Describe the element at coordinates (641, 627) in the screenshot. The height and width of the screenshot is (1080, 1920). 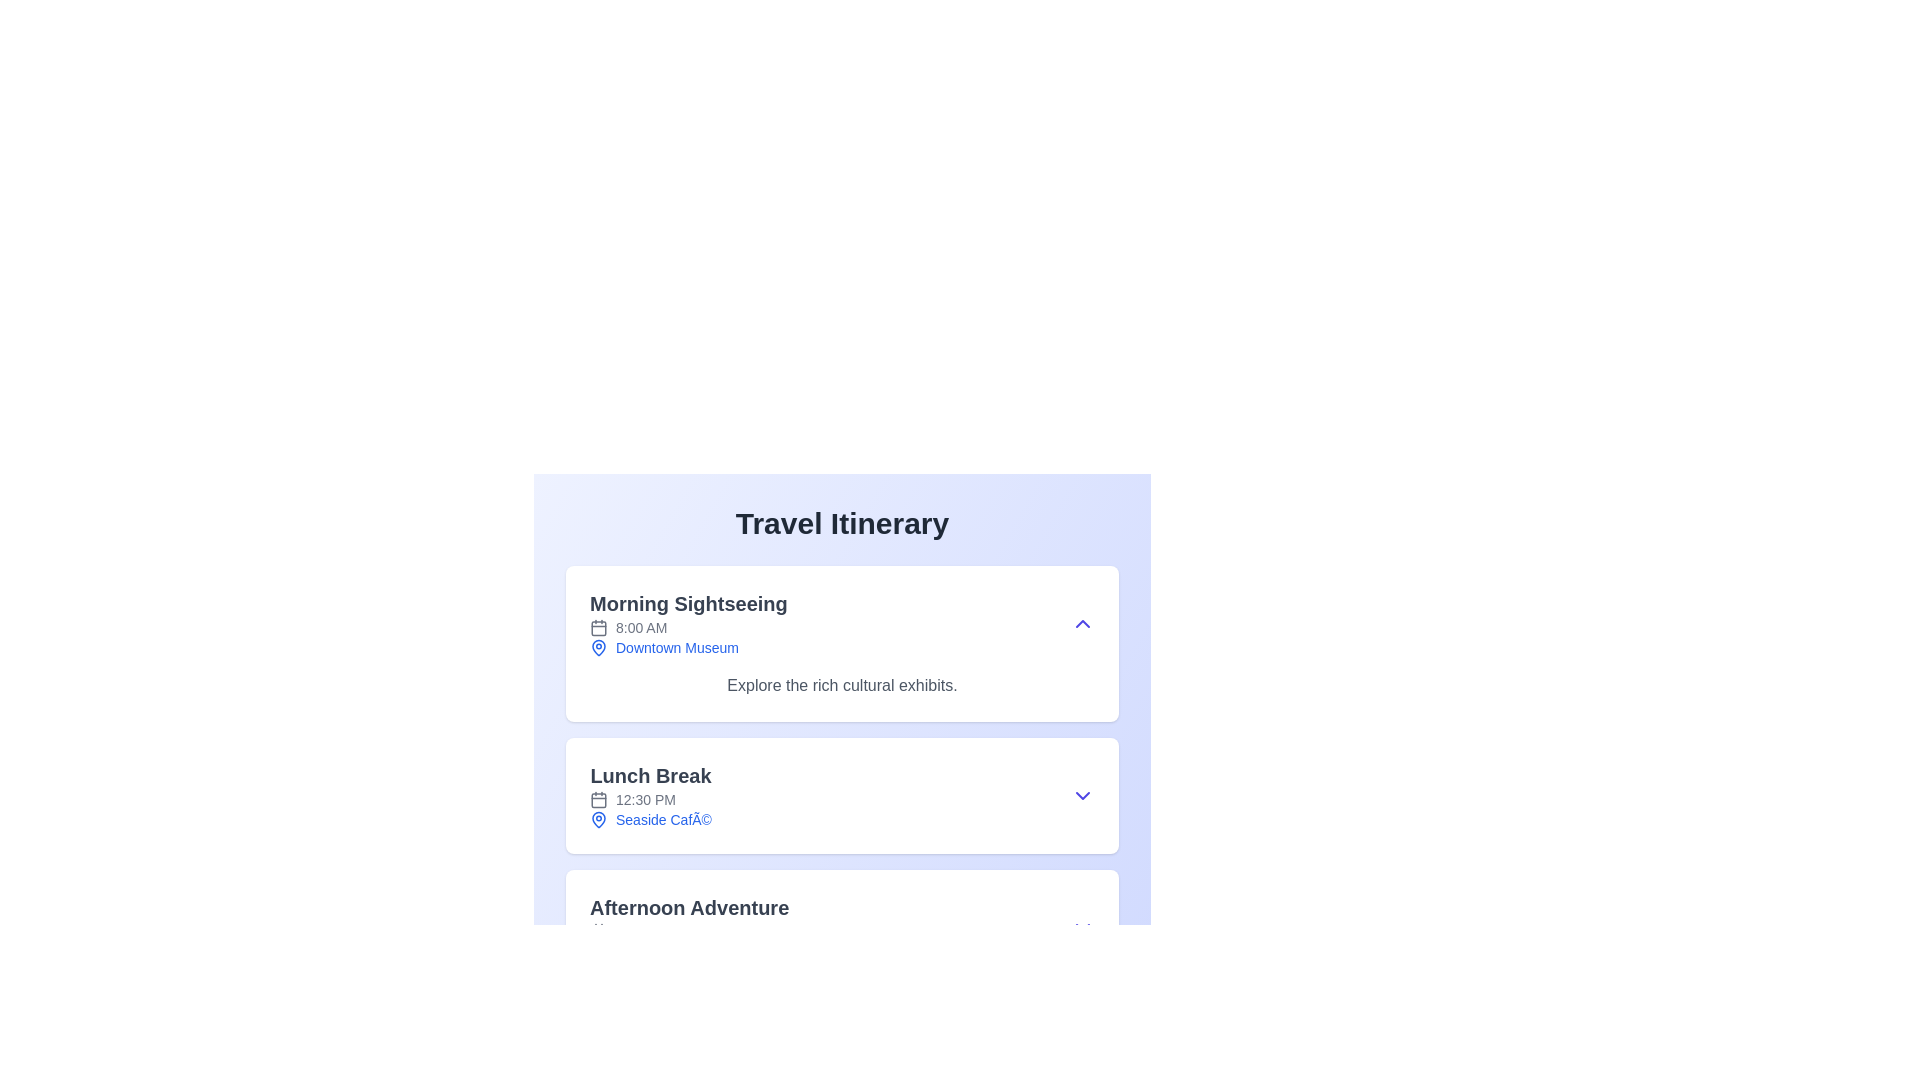
I see `the text label representing the scheduled time for 'Morning Sightseeing' in the travel itinerary, located after the calendar icon` at that location.